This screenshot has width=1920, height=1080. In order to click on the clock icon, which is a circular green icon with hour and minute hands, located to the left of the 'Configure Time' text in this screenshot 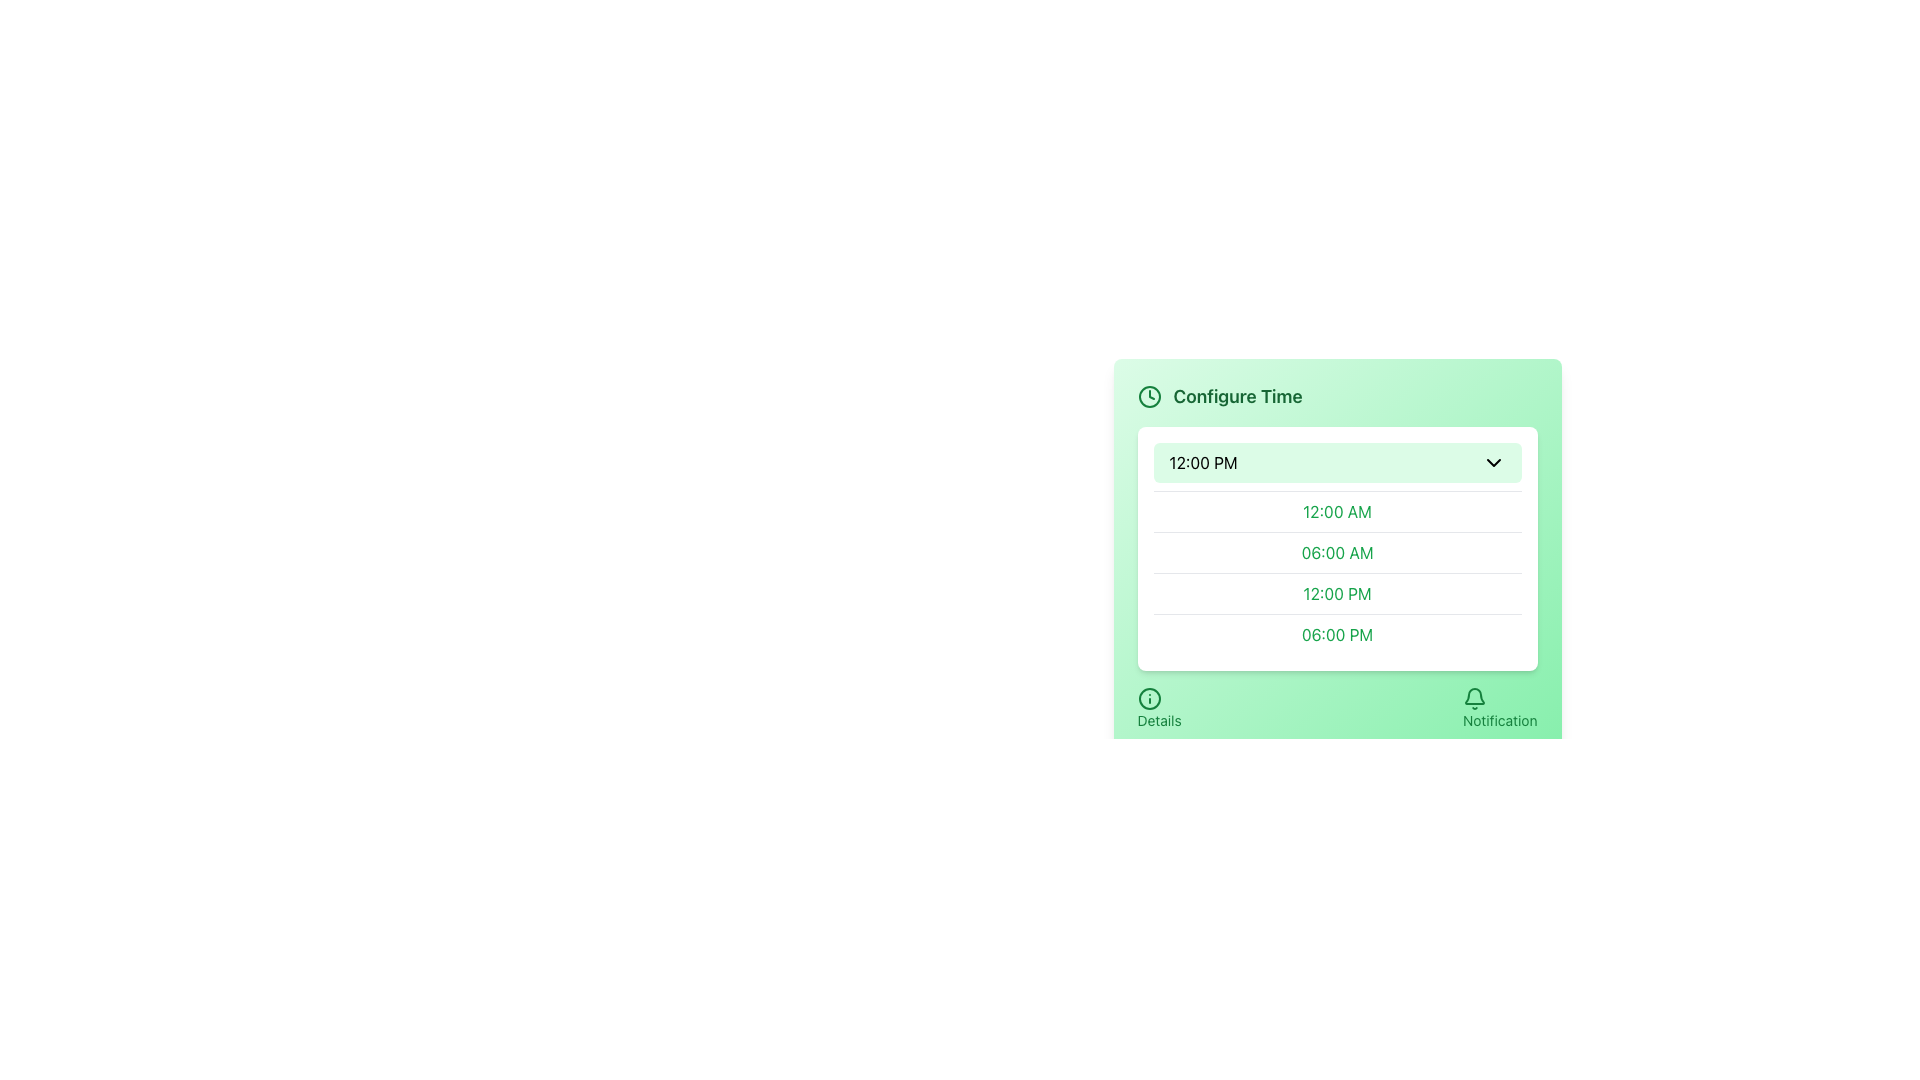, I will do `click(1149, 397)`.